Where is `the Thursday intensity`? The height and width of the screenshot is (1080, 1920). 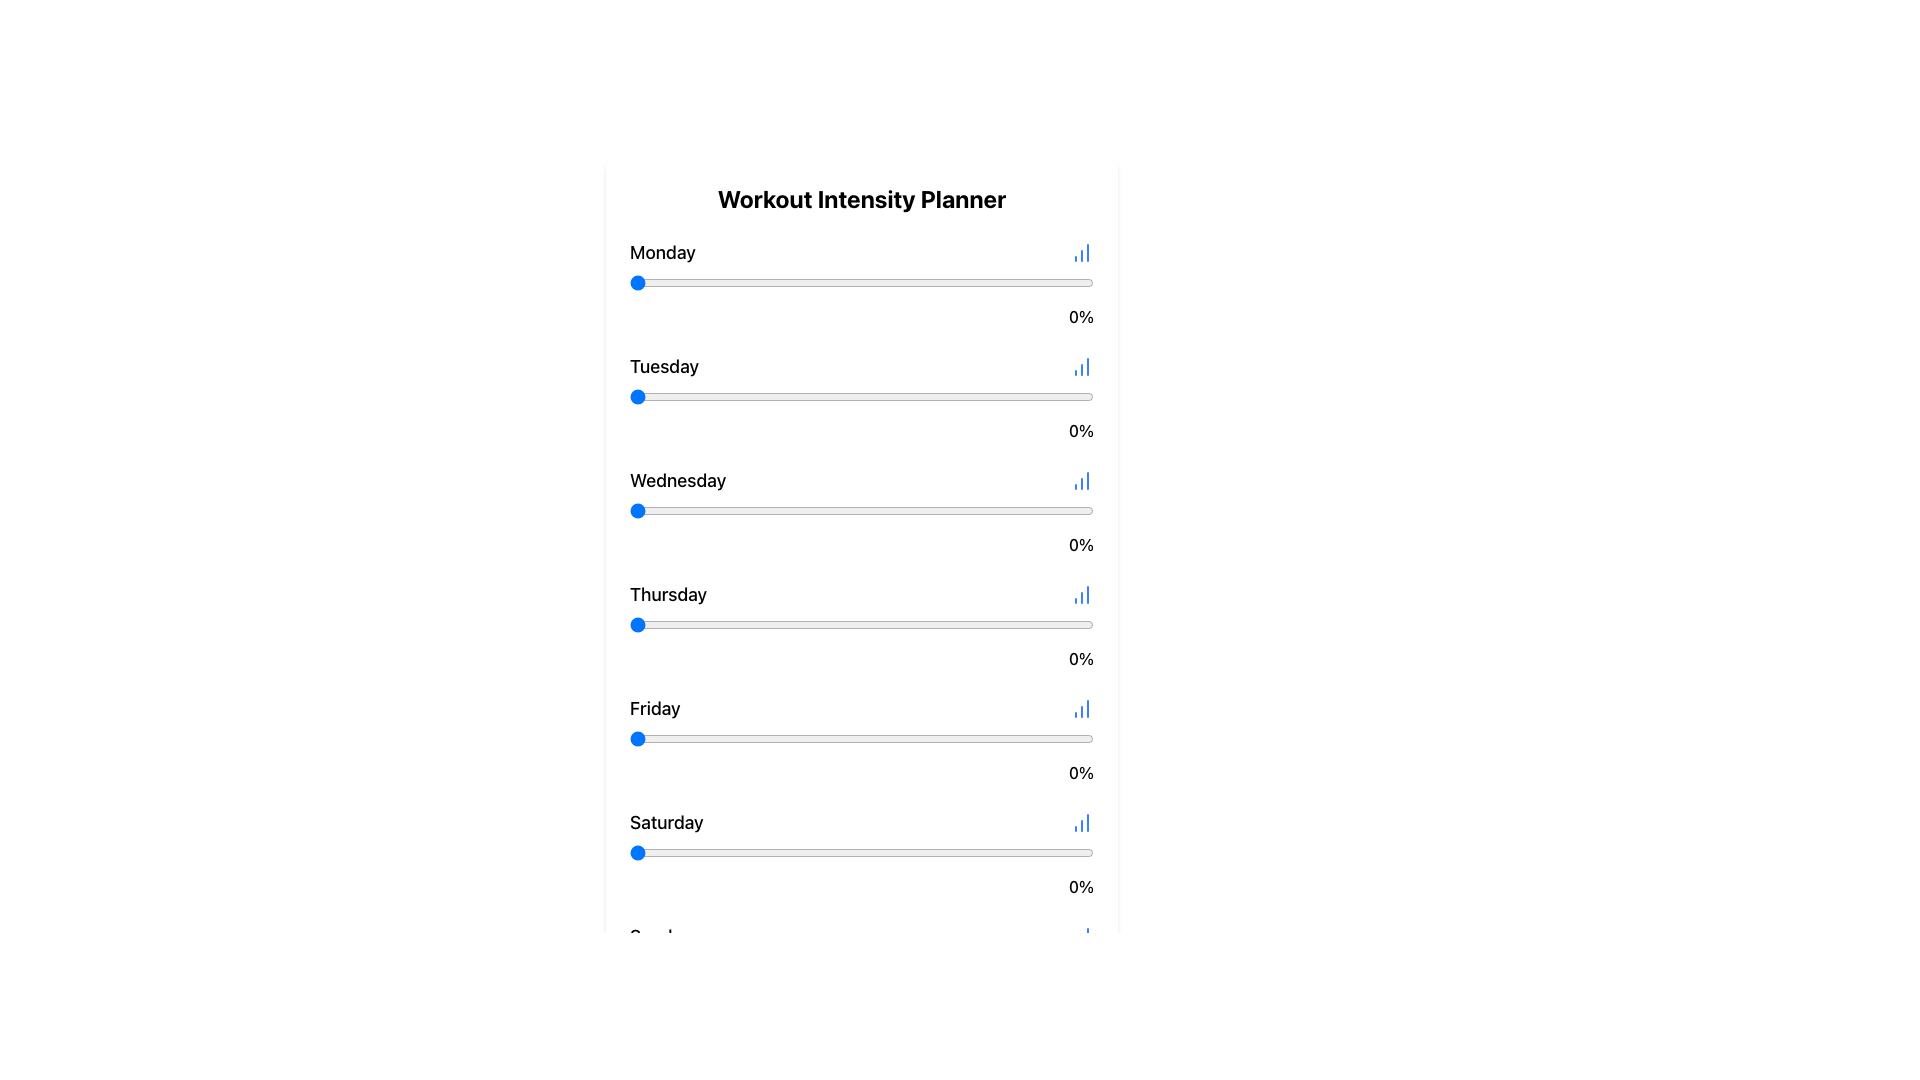 the Thursday intensity is located at coordinates (958, 623).